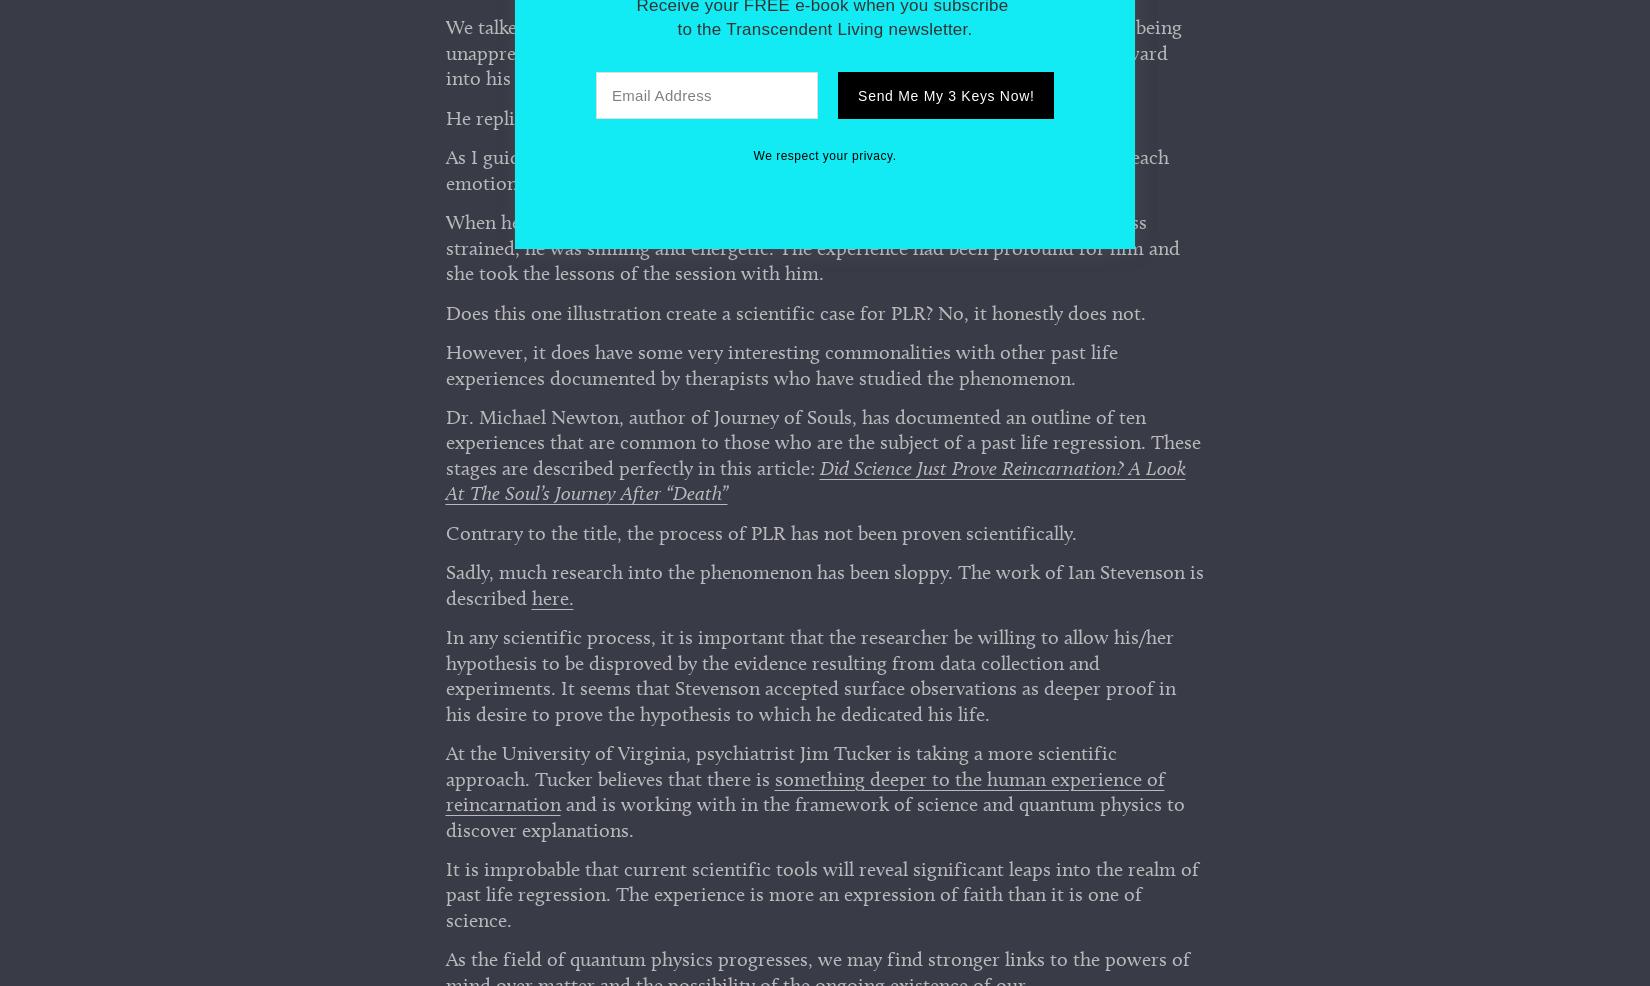 The height and width of the screenshot is (986, 1650). What do you see at coordinates (779, 772) in the screenshot?
I see `'At the University of Virginia, psychiatrist Jim Tucker is taking a more scientific approach. Tucker believes that there is'` at bounding box center [779, 772].